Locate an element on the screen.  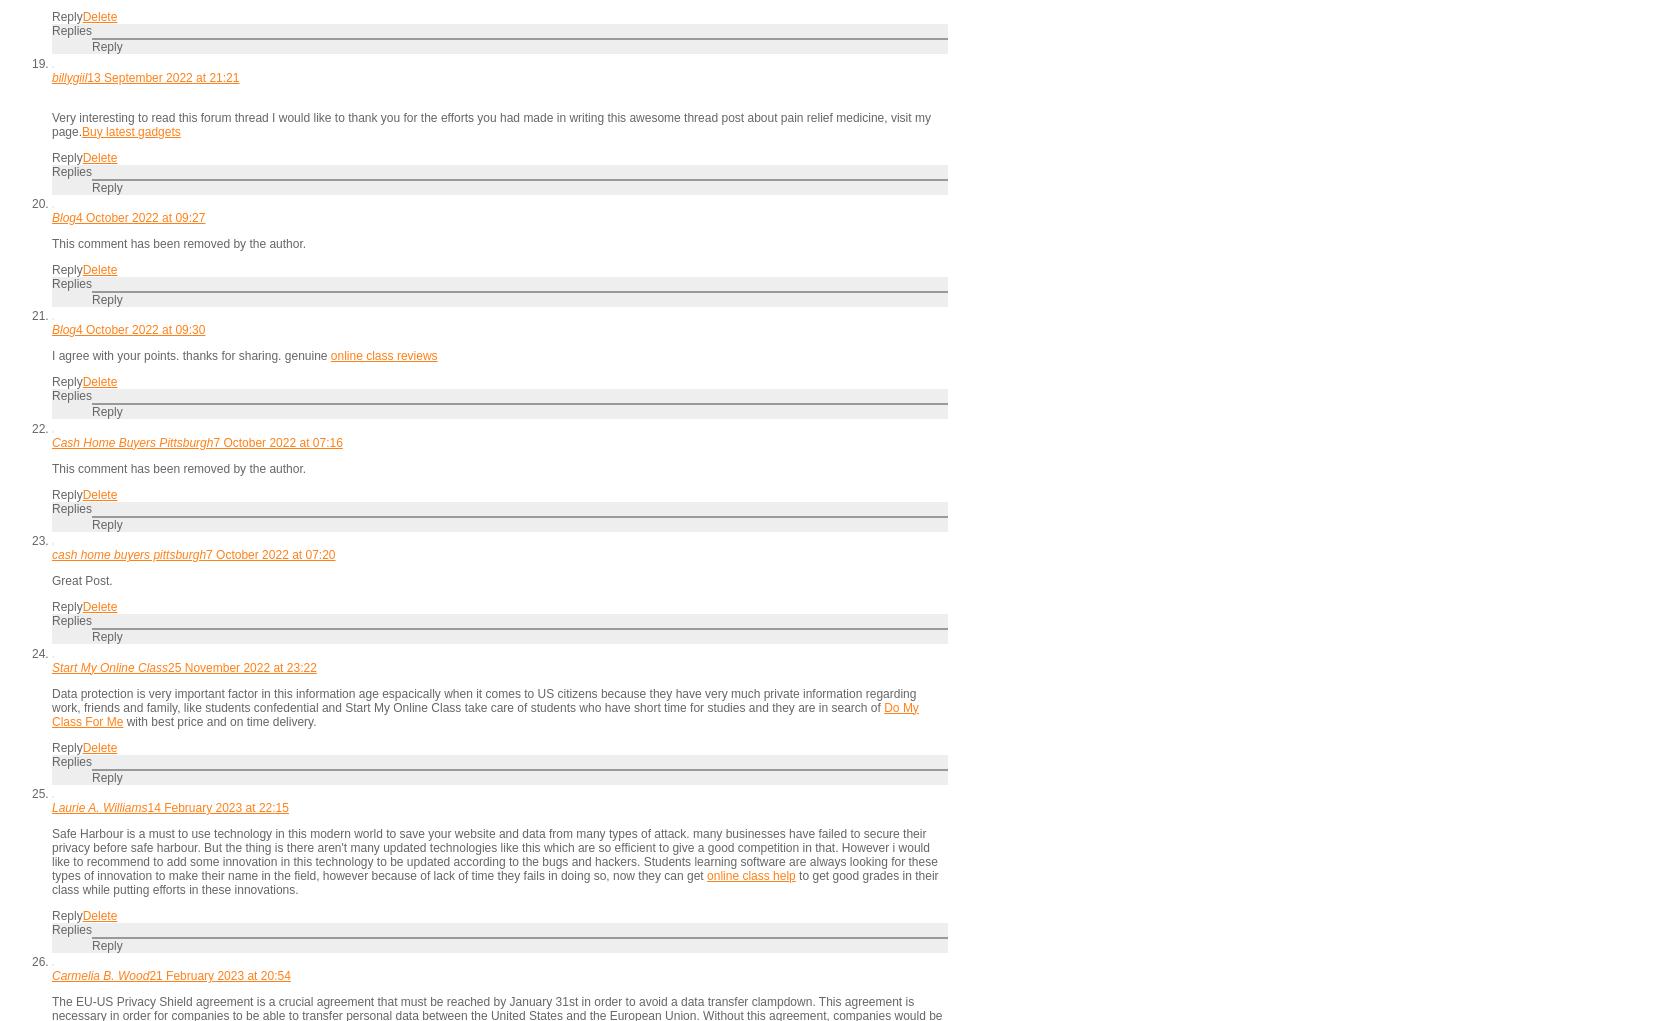
'billygiil' is located at coordinates (69, 76).